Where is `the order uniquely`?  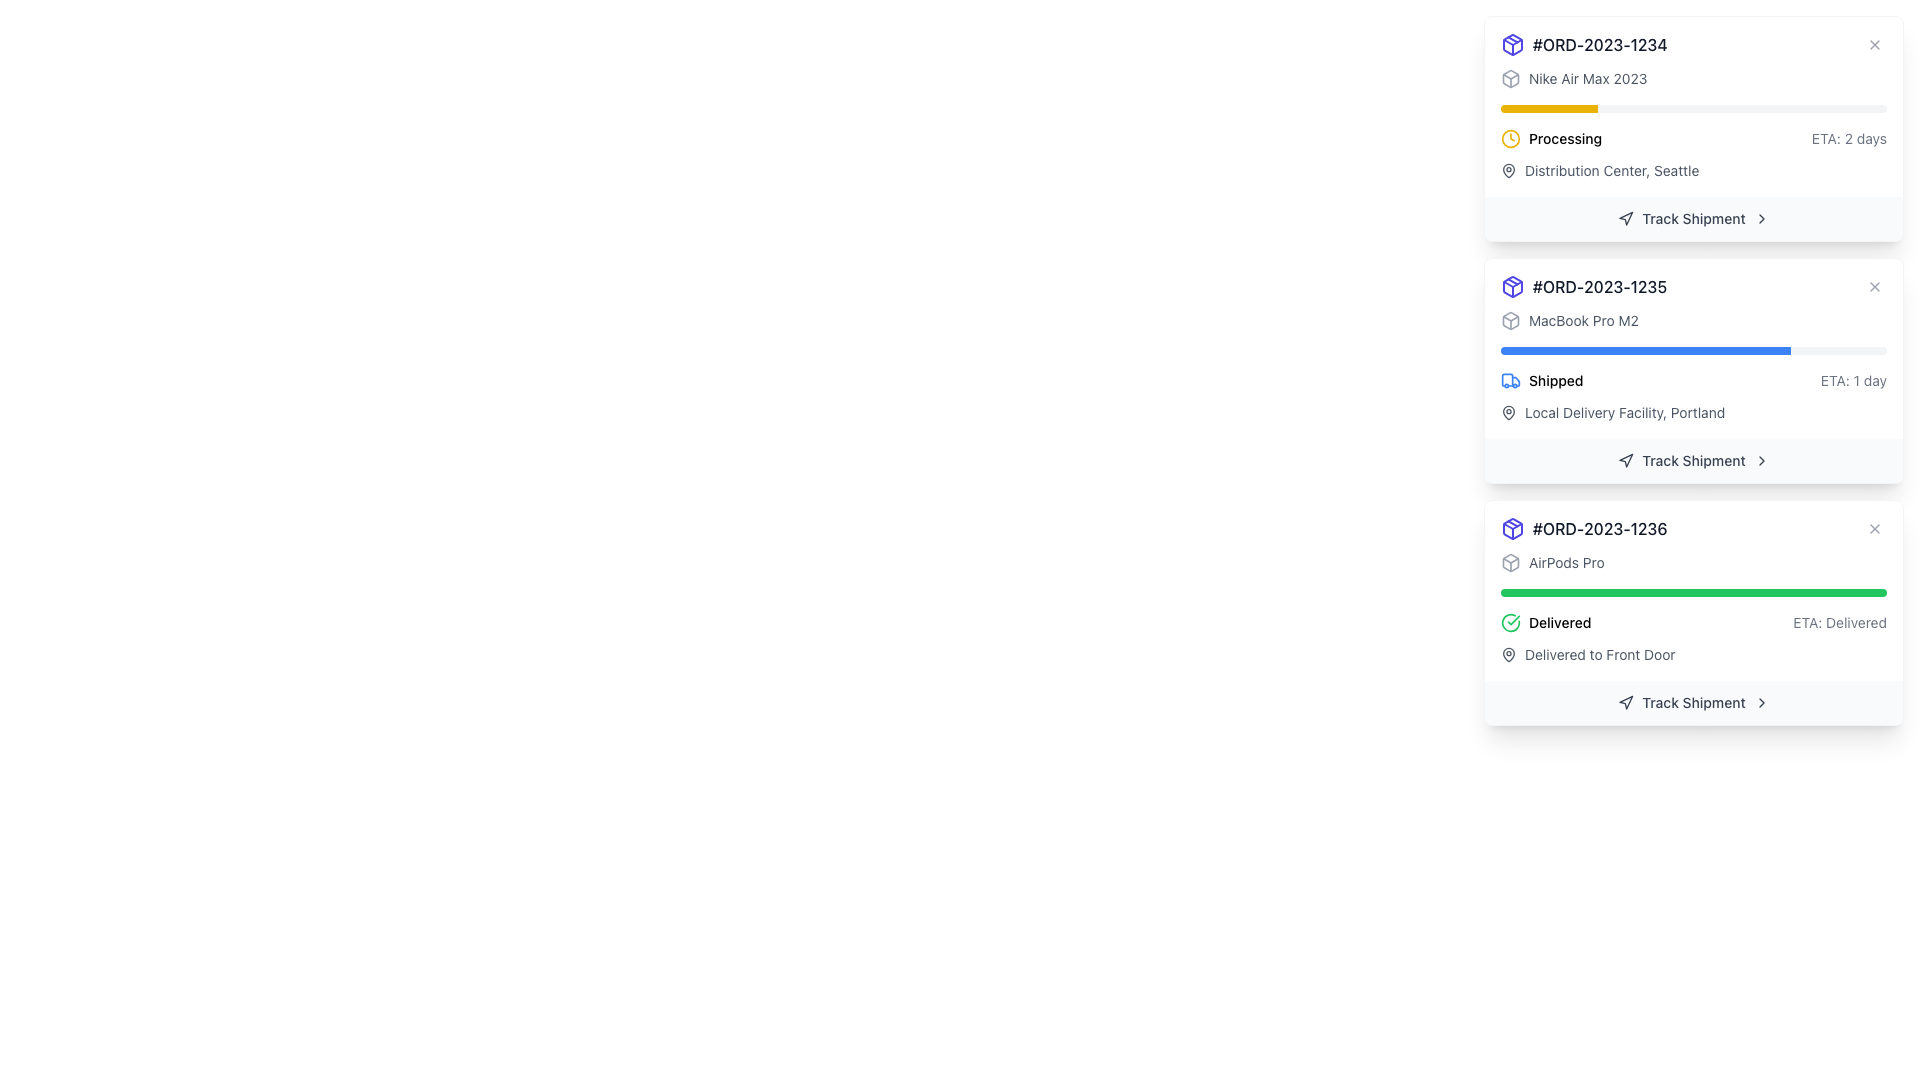
the order uniquely is located at coordinates (1693, 286).